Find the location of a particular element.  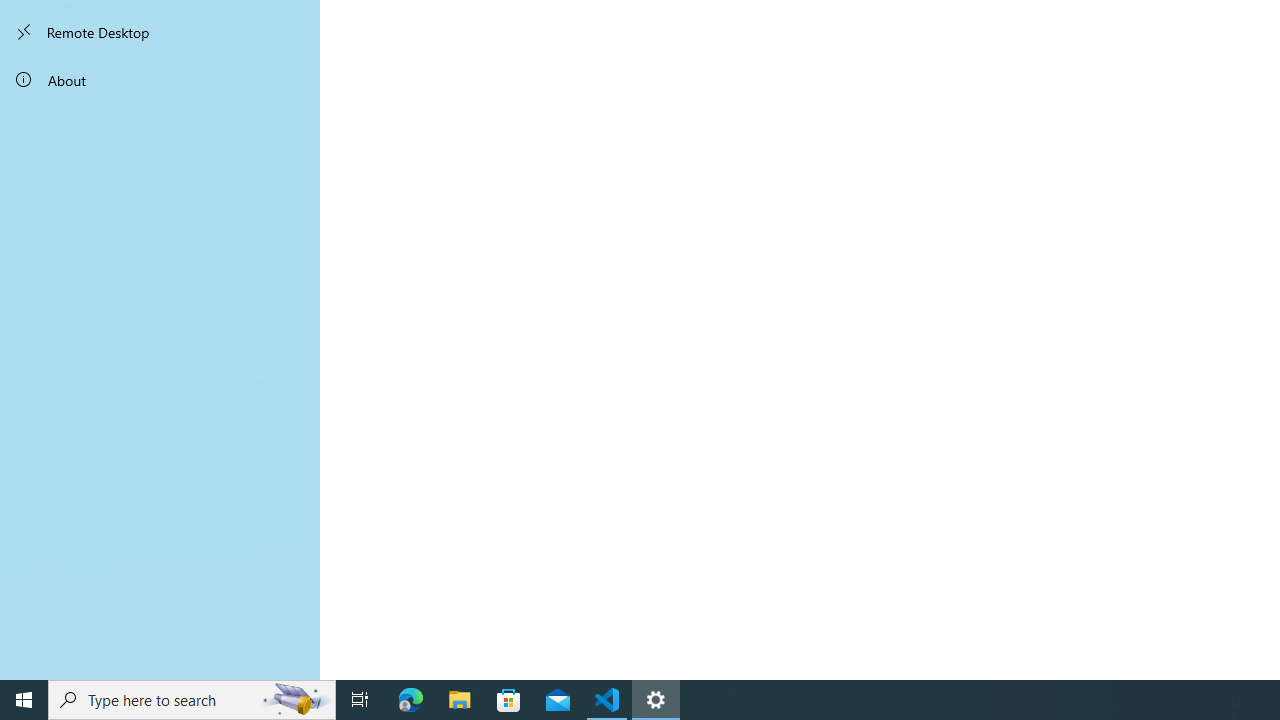

'Task View' is located at coordinates (359, 698).